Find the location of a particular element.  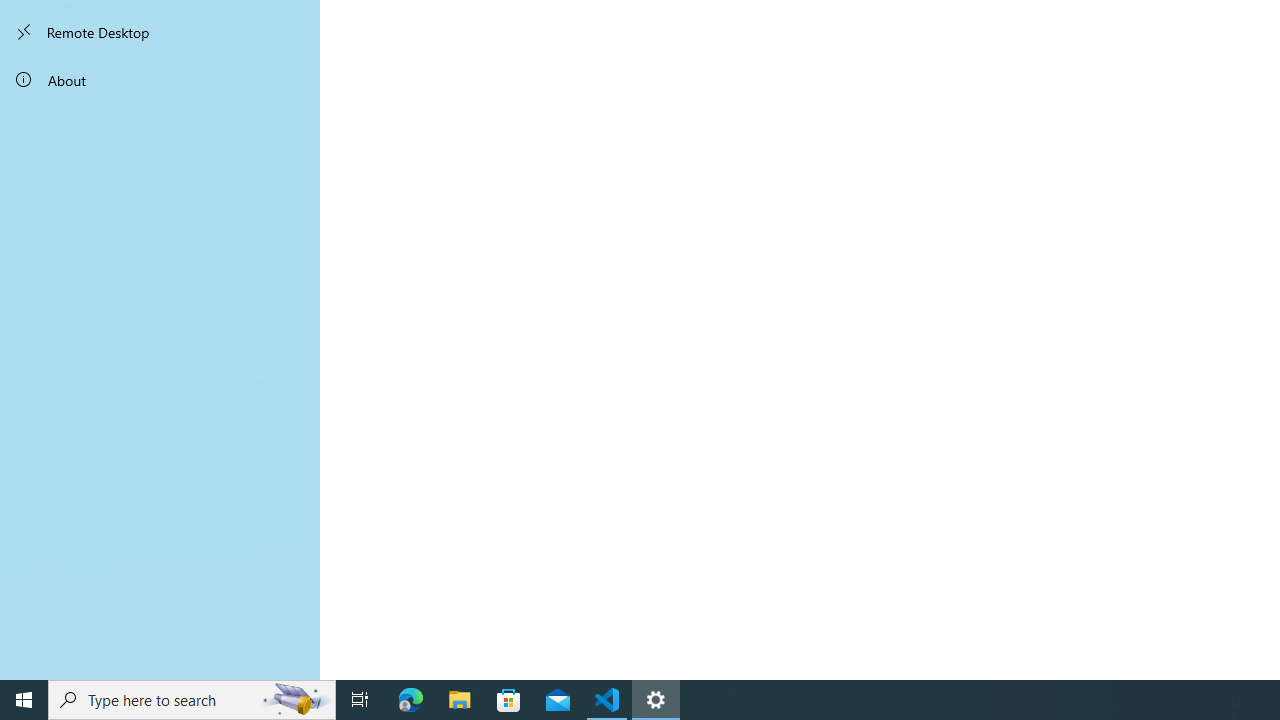

'Task View' is located at coordinates (359, 698).